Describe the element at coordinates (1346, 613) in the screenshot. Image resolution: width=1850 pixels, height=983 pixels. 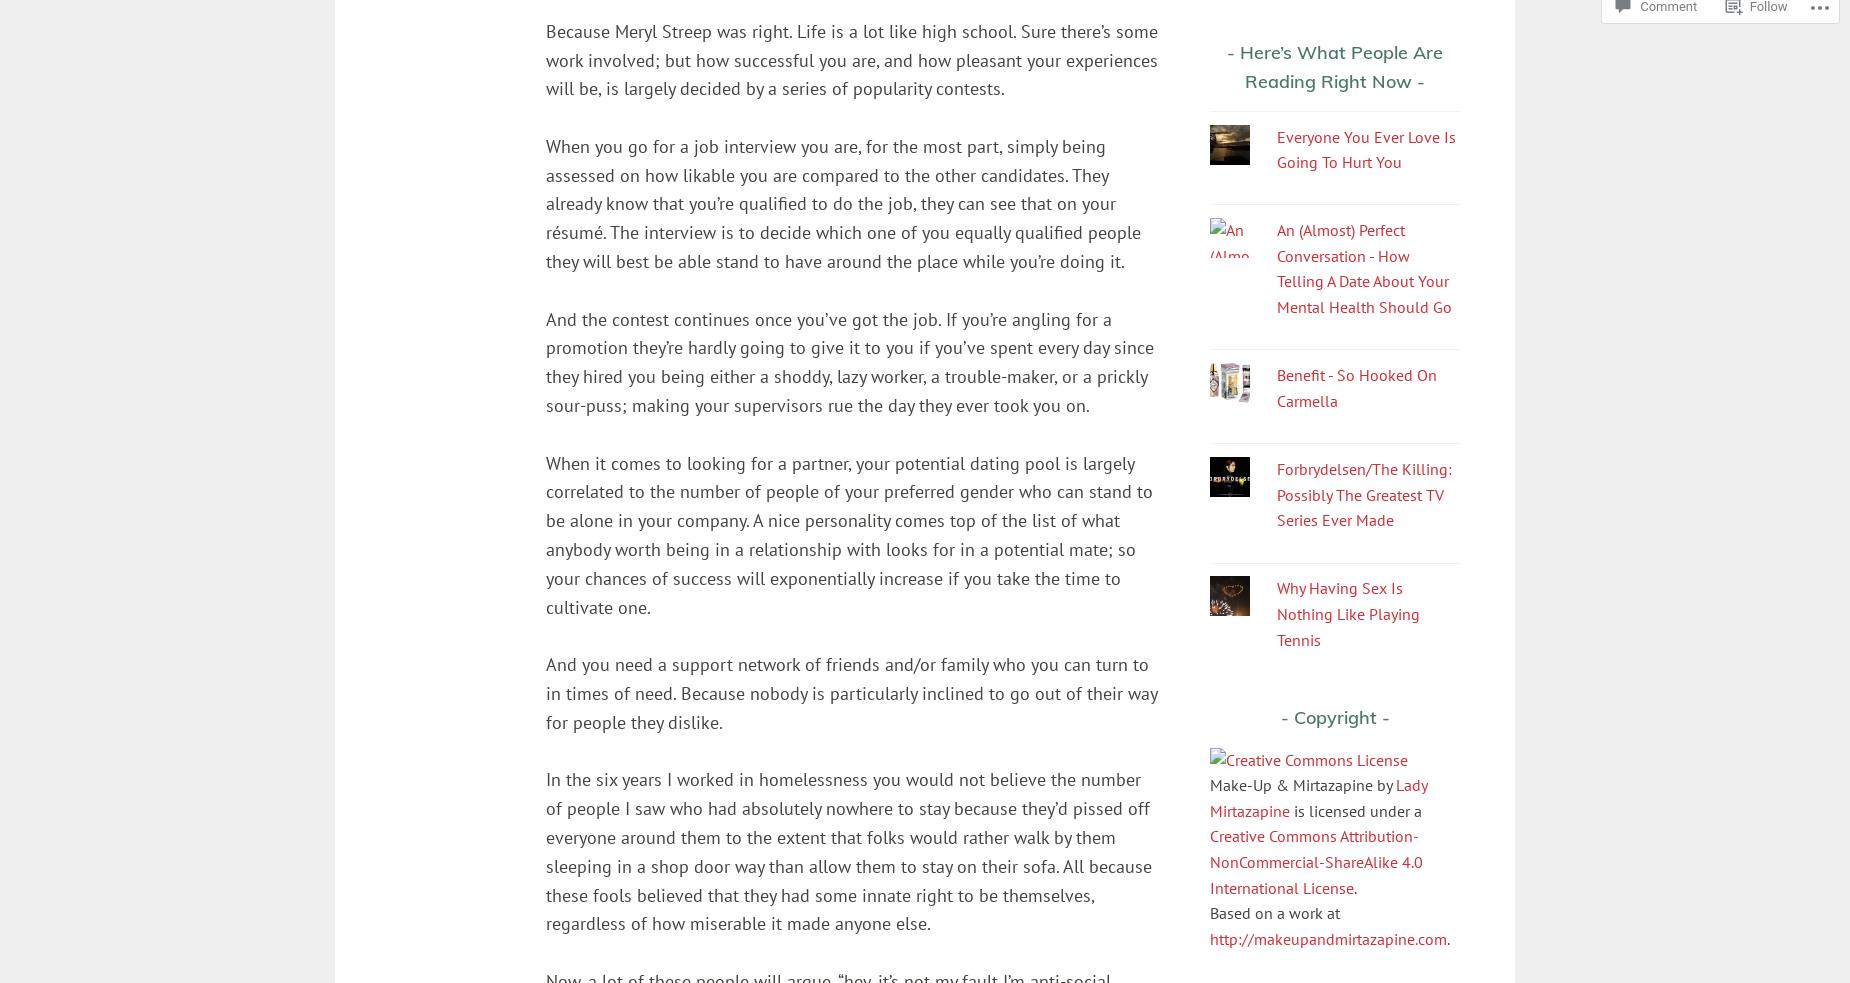
I see `'Why Having Sex Is Nothing Like Playing Tennis'` at that location.